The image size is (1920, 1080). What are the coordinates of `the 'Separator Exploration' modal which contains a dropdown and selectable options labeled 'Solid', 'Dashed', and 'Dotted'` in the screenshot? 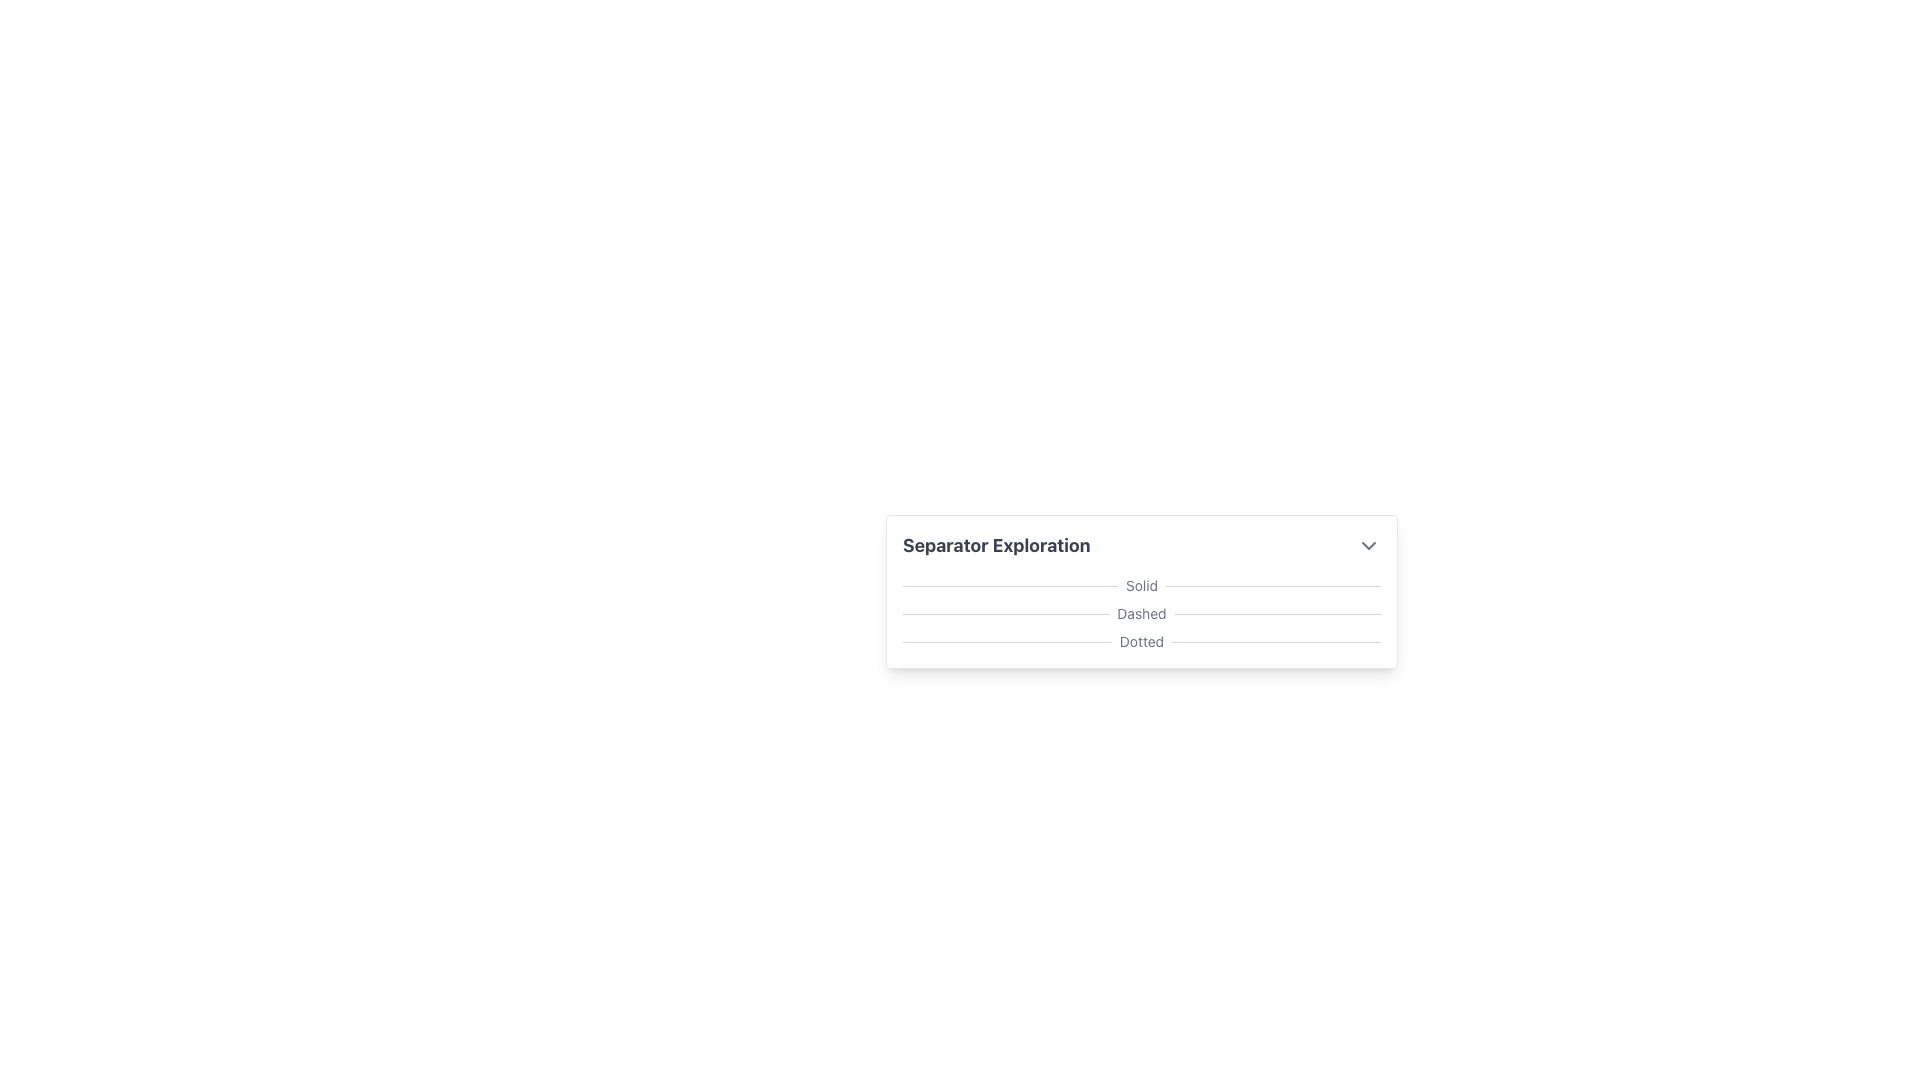 It's located at (1142, 644).